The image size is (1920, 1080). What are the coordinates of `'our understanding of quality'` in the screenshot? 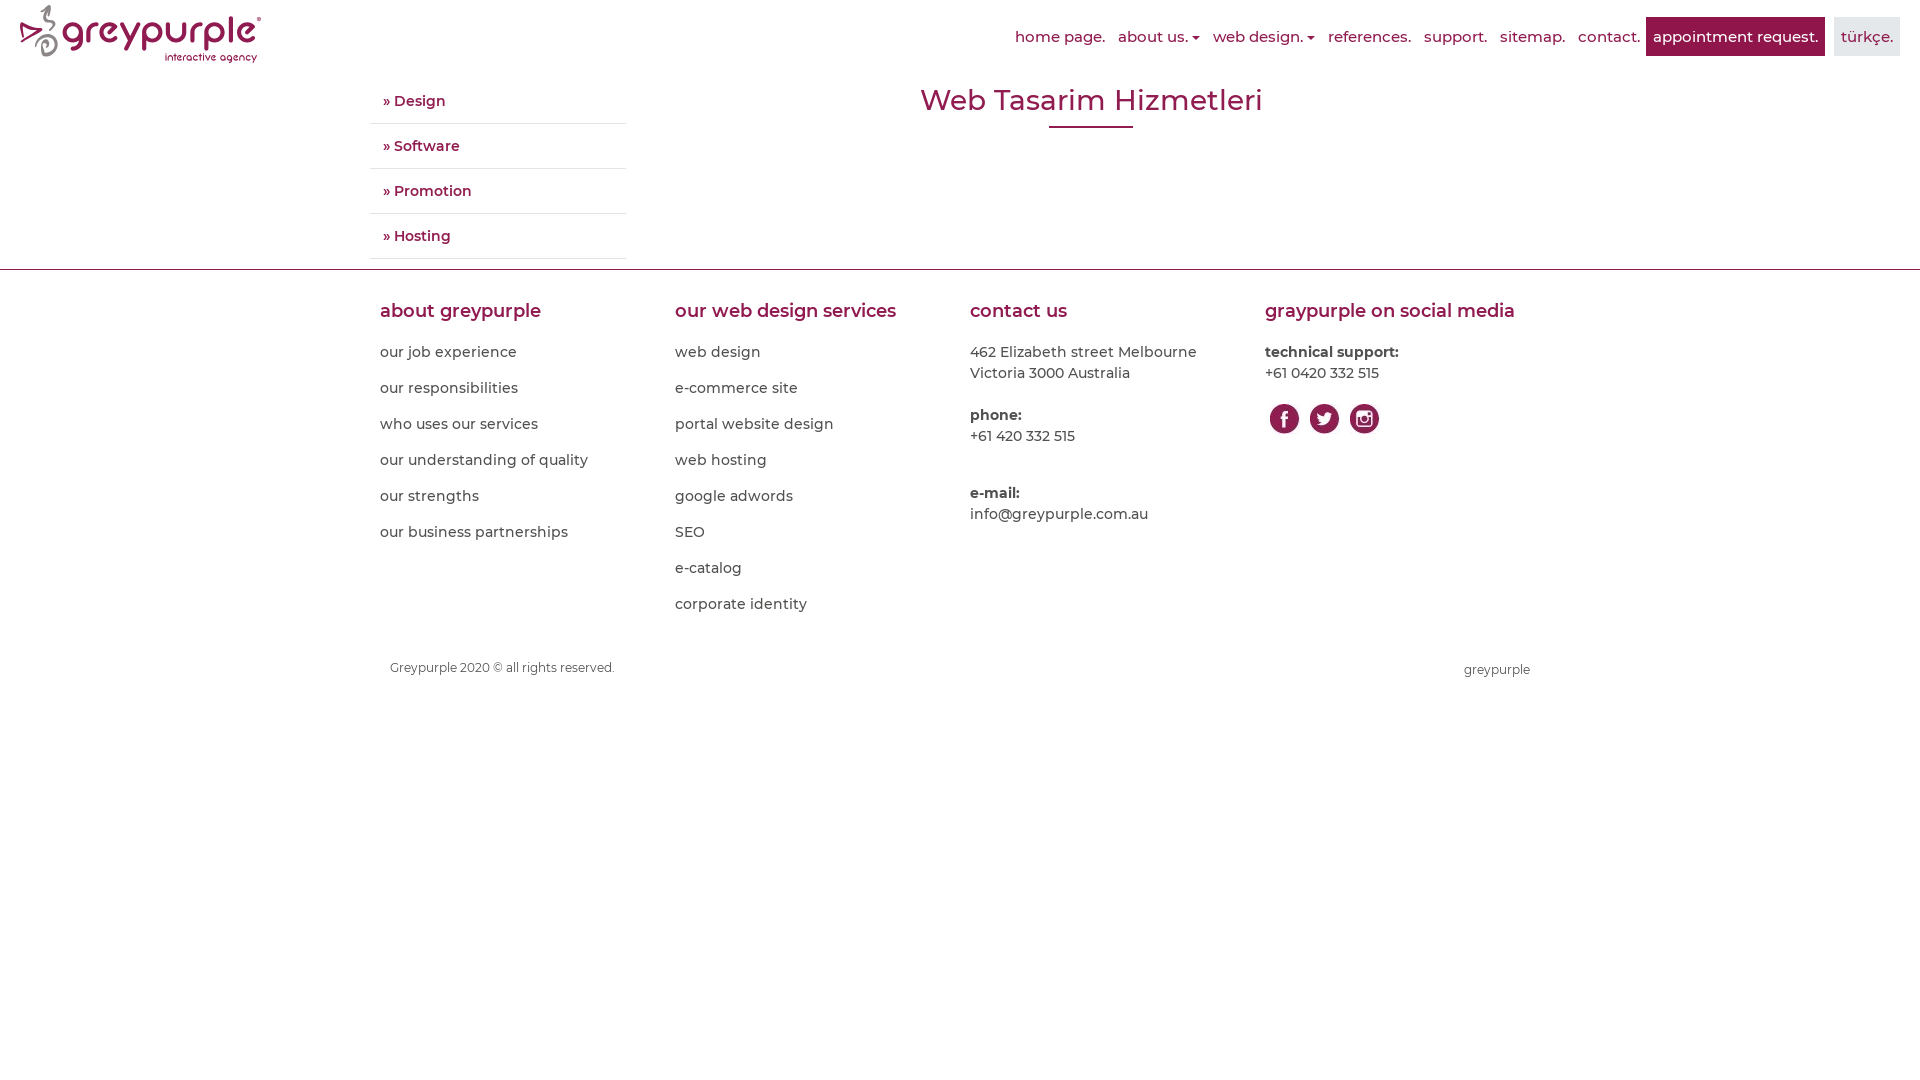 It's located at (379, 460).